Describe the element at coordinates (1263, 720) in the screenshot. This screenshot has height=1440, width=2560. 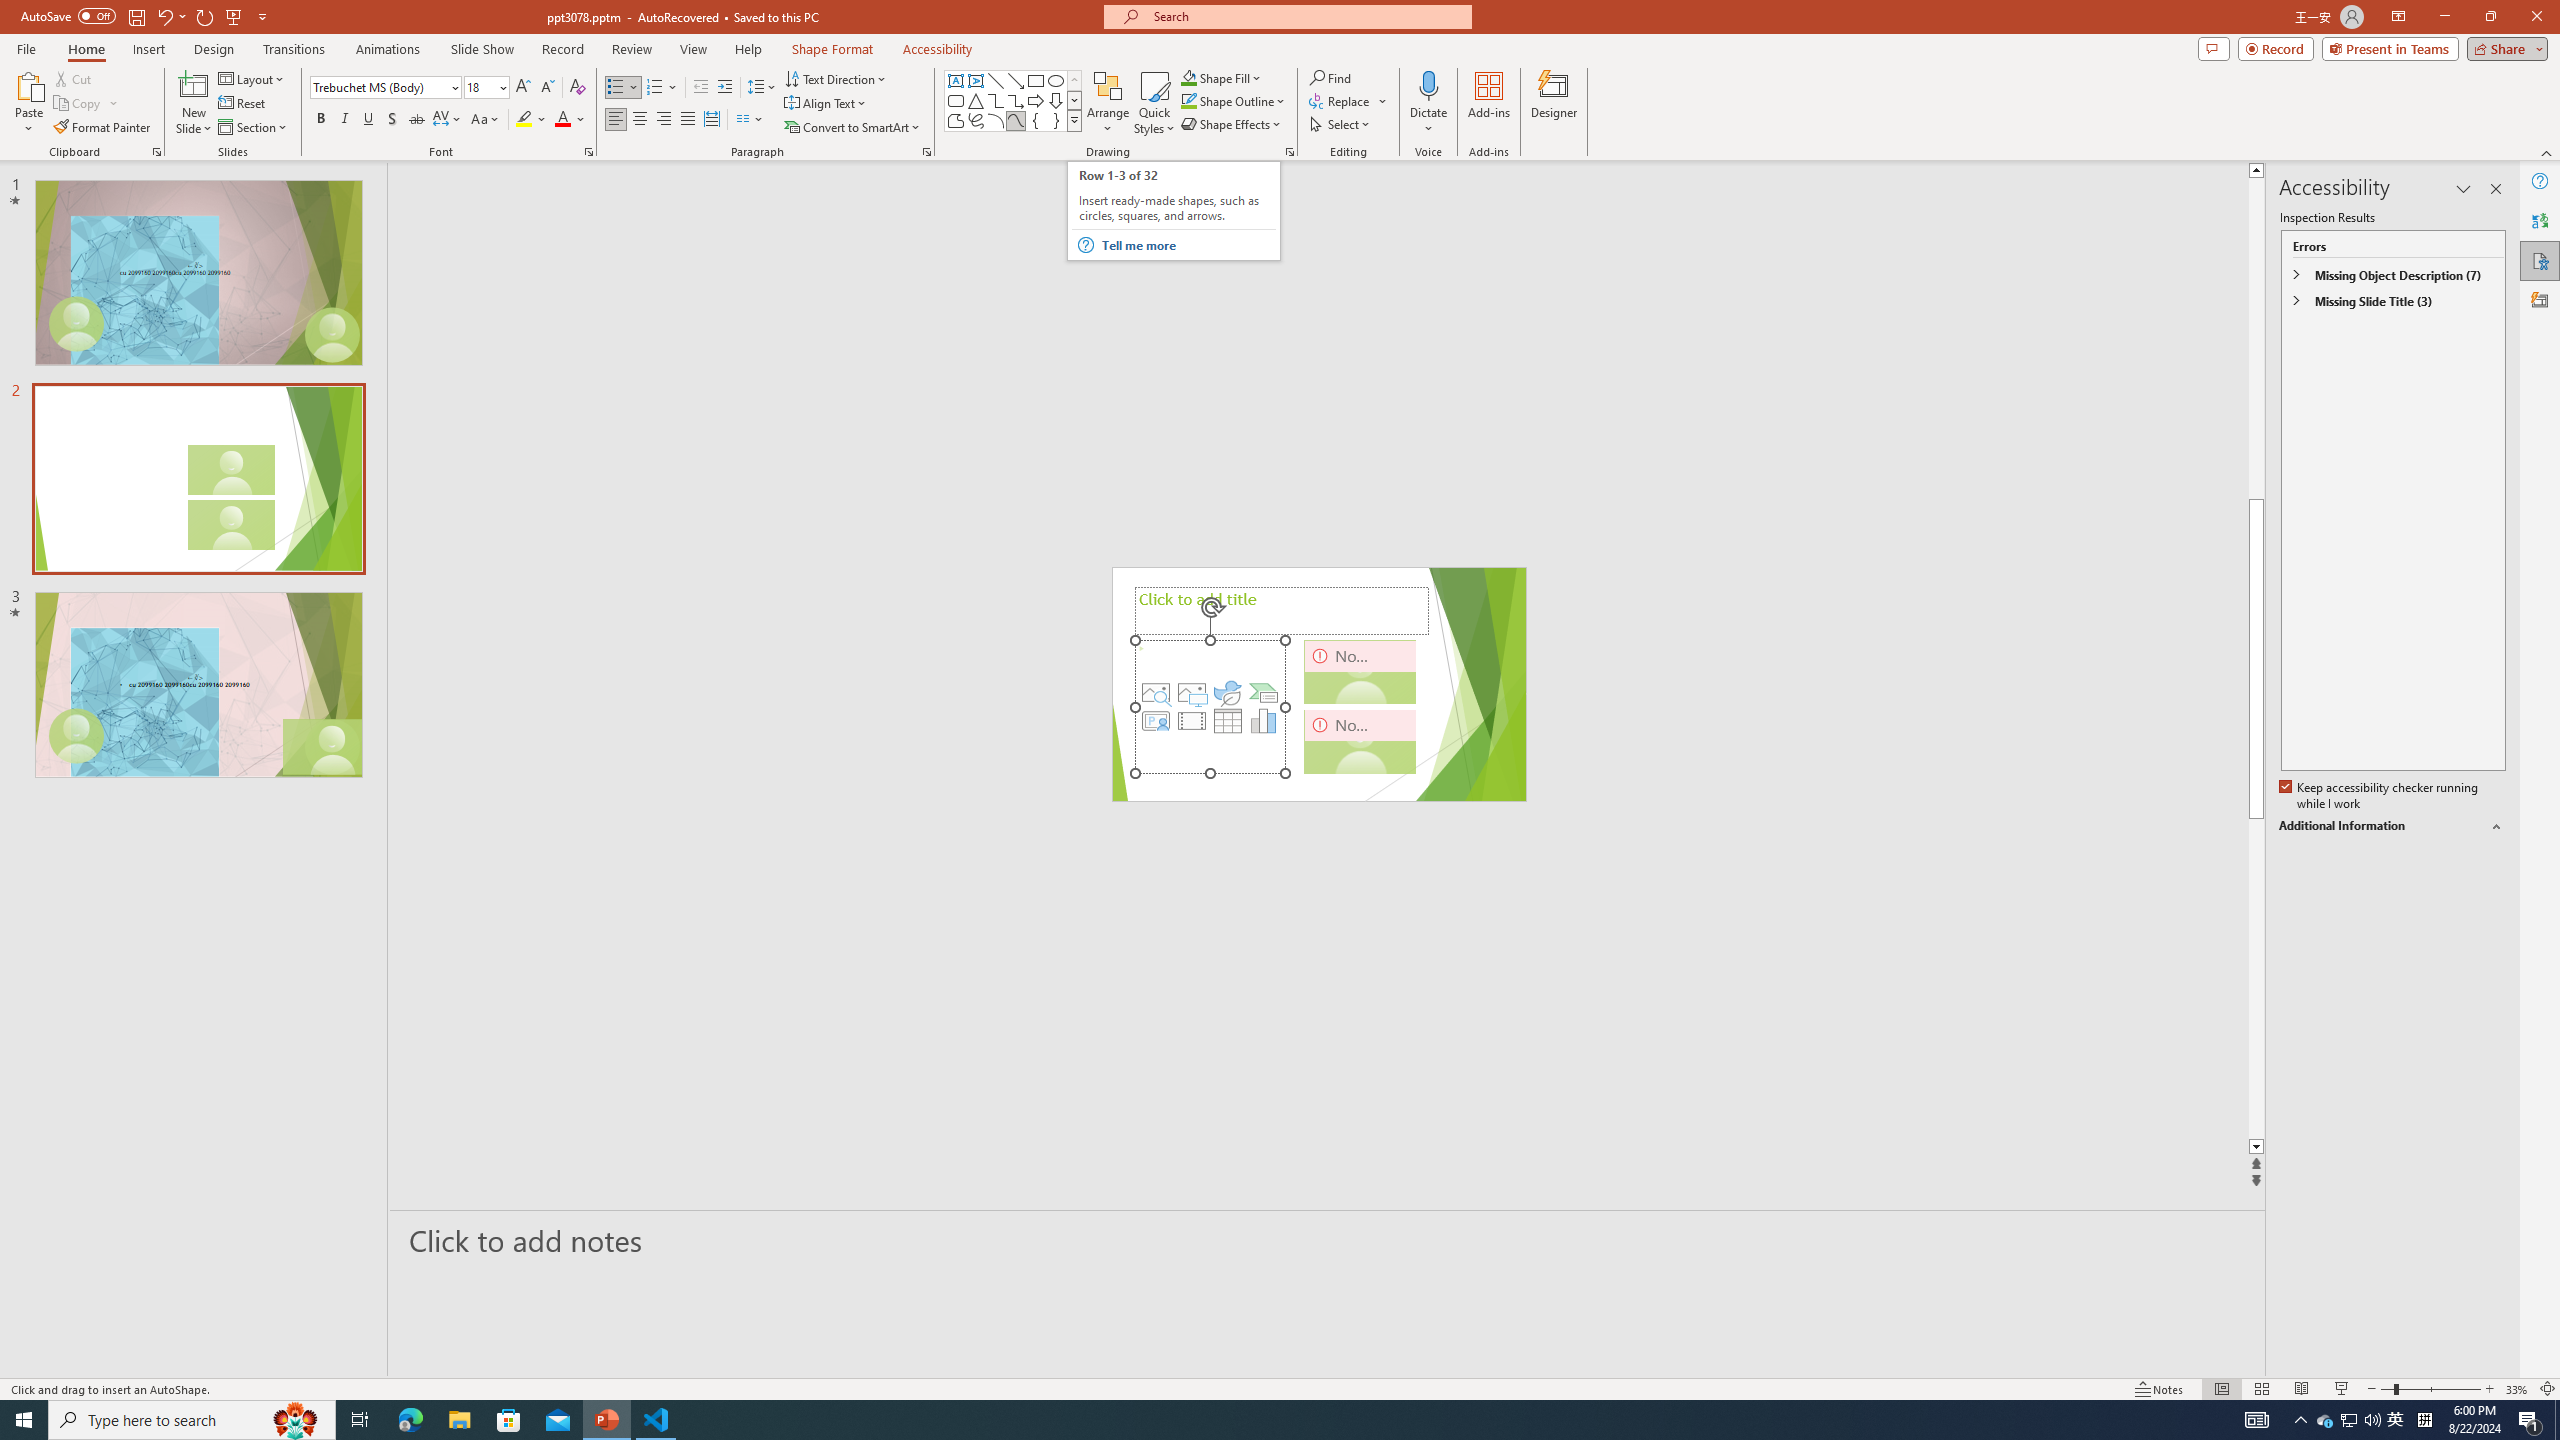
I see `'Insert Chart'` at that location.